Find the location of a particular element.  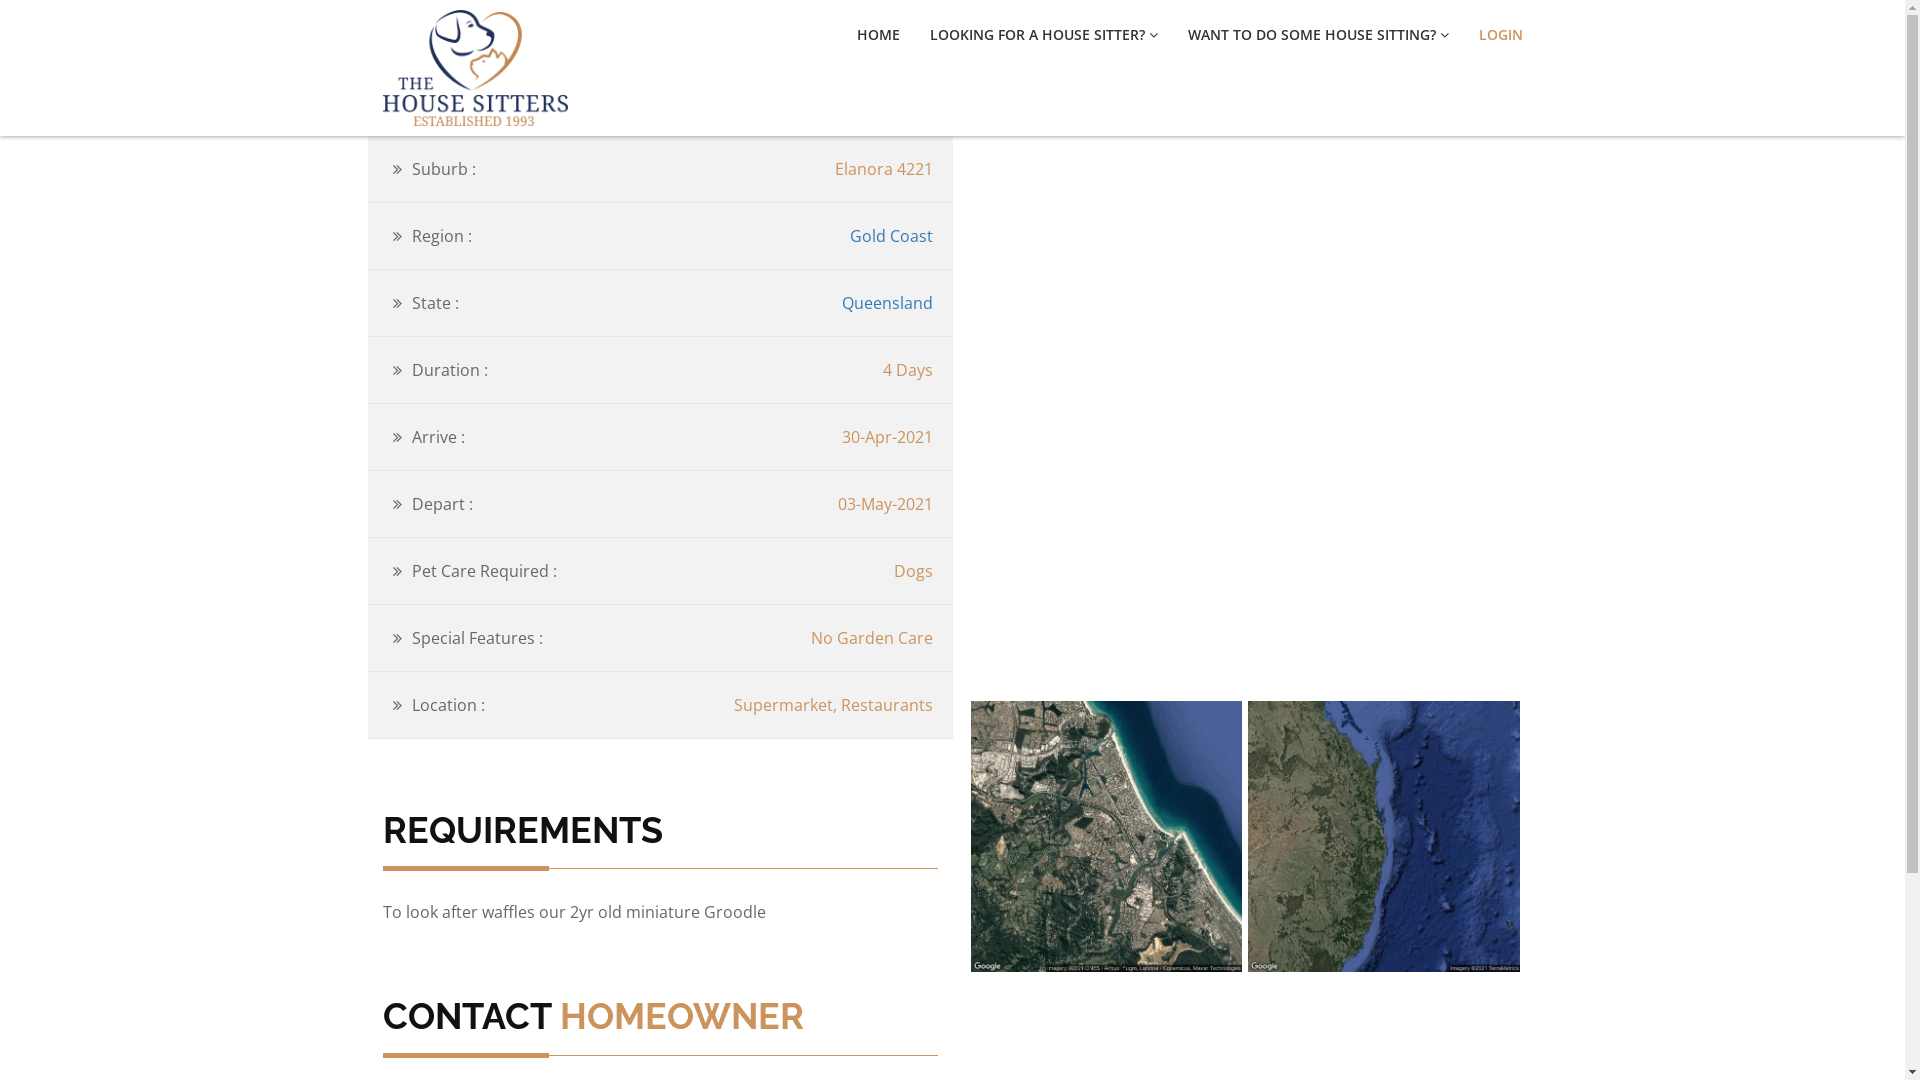

'LOOKING FOR A HOUSE SITTER?' is located at coordinates (1042, 34).